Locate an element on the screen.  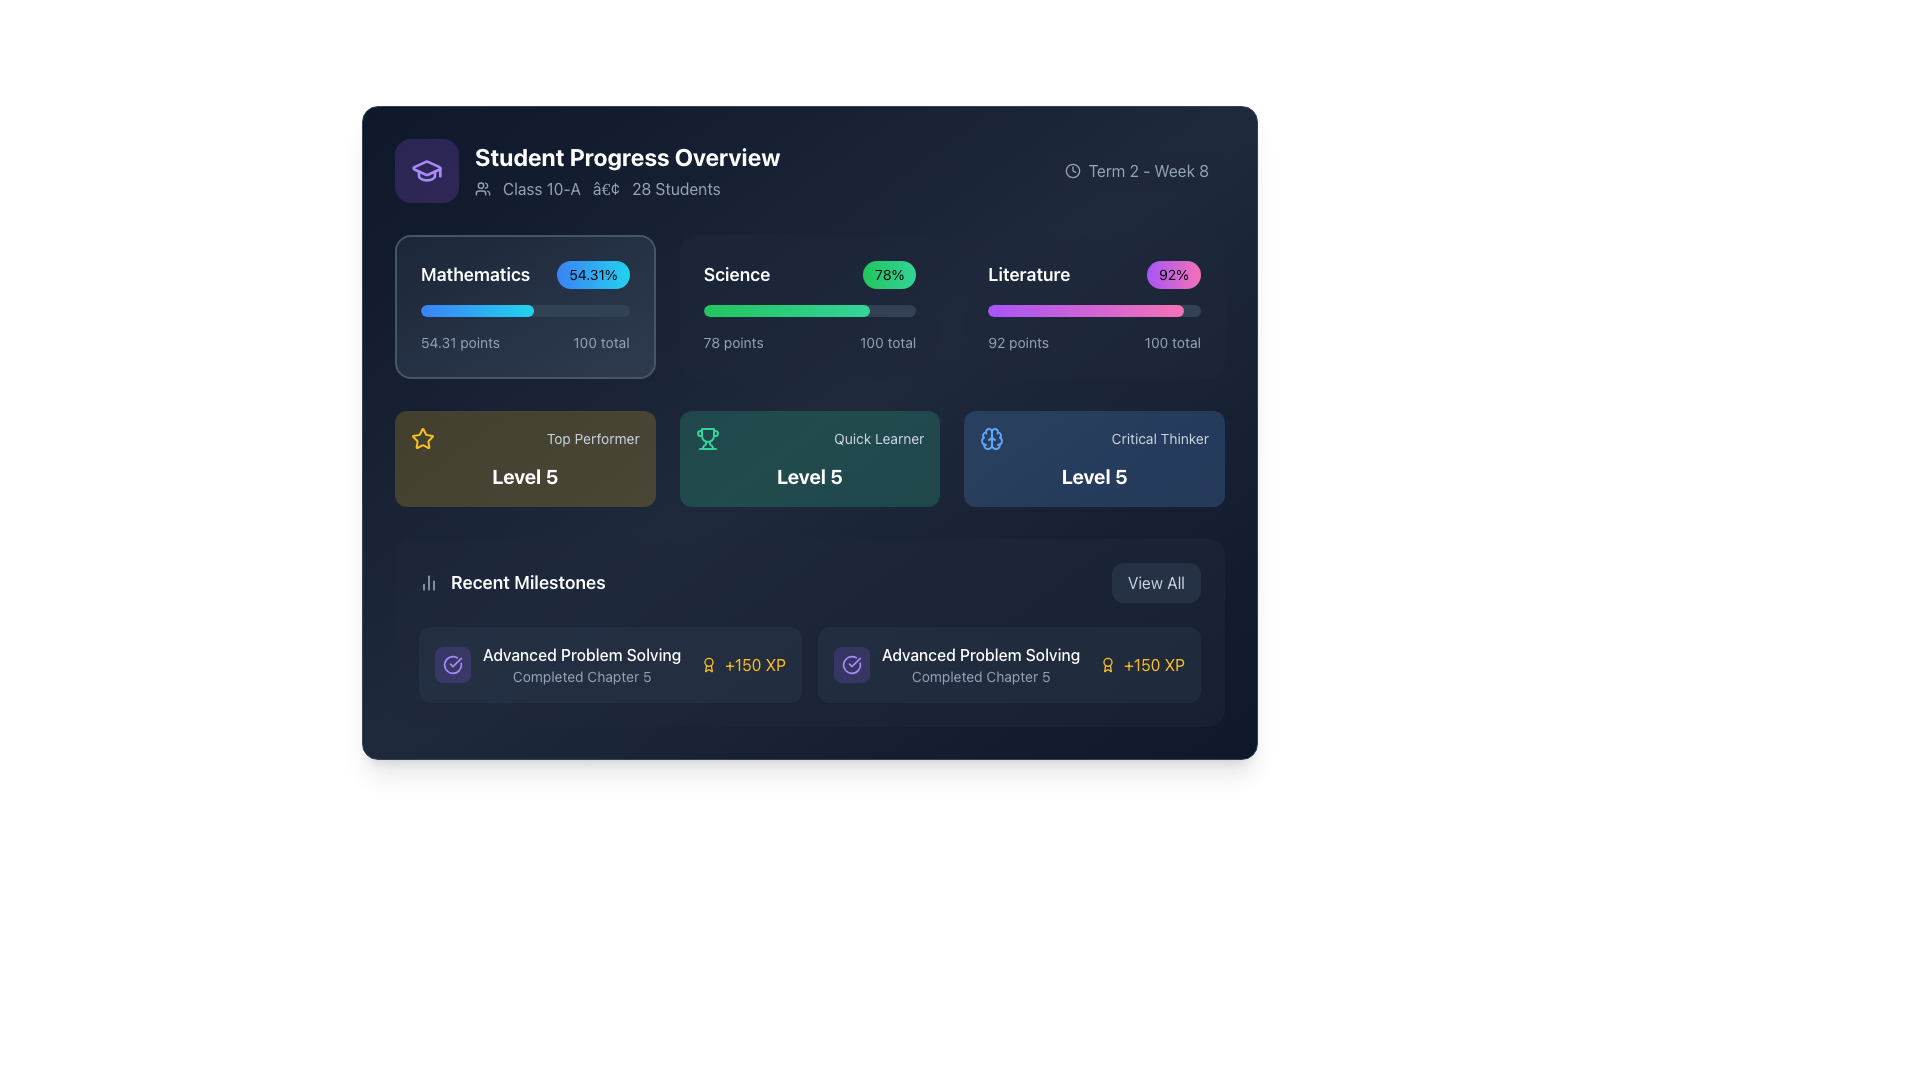
the horizontal rounded progress bar located in the top-right section of the interface, below the 'Literature' title, which features a gradient from purple to pink and indicates '92%' is located at coordinates (1085, 311).